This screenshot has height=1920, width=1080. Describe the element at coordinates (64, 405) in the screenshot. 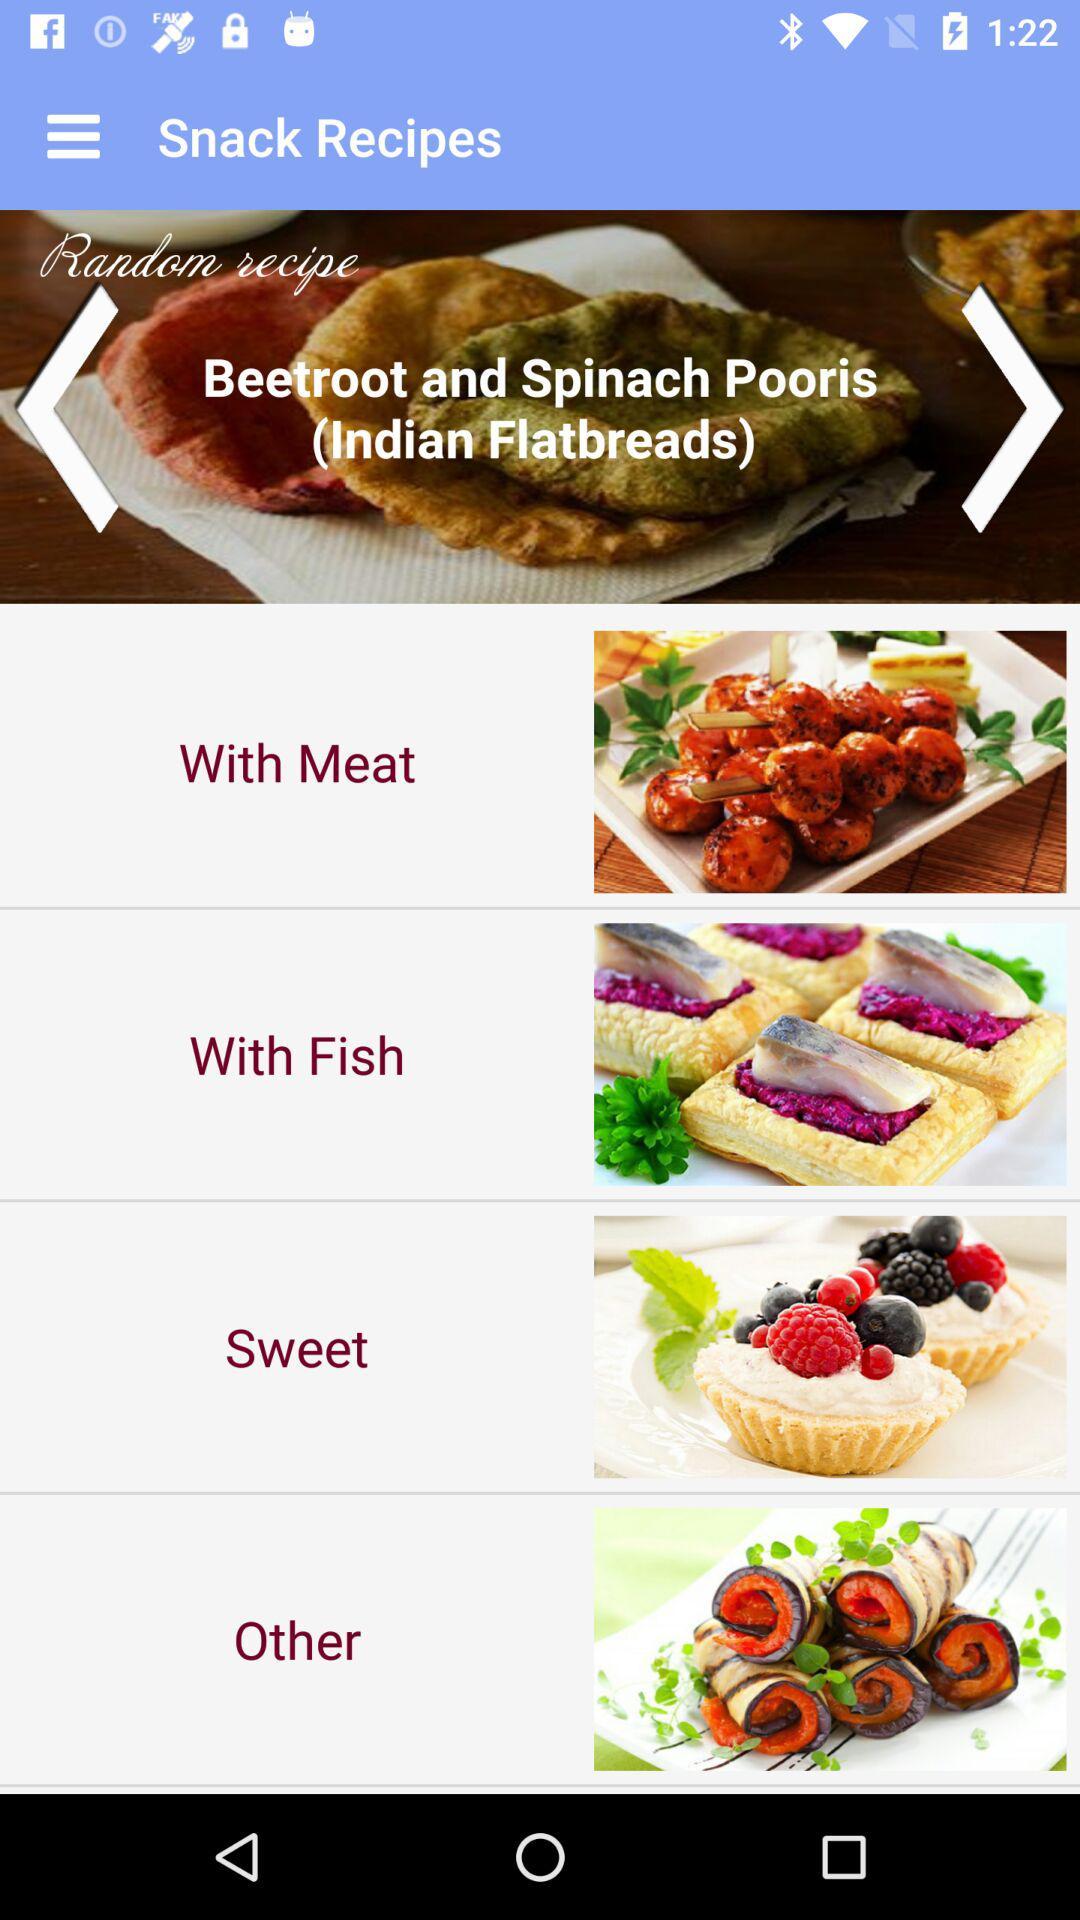

I see `navigate to a previous random recipe` at that location.